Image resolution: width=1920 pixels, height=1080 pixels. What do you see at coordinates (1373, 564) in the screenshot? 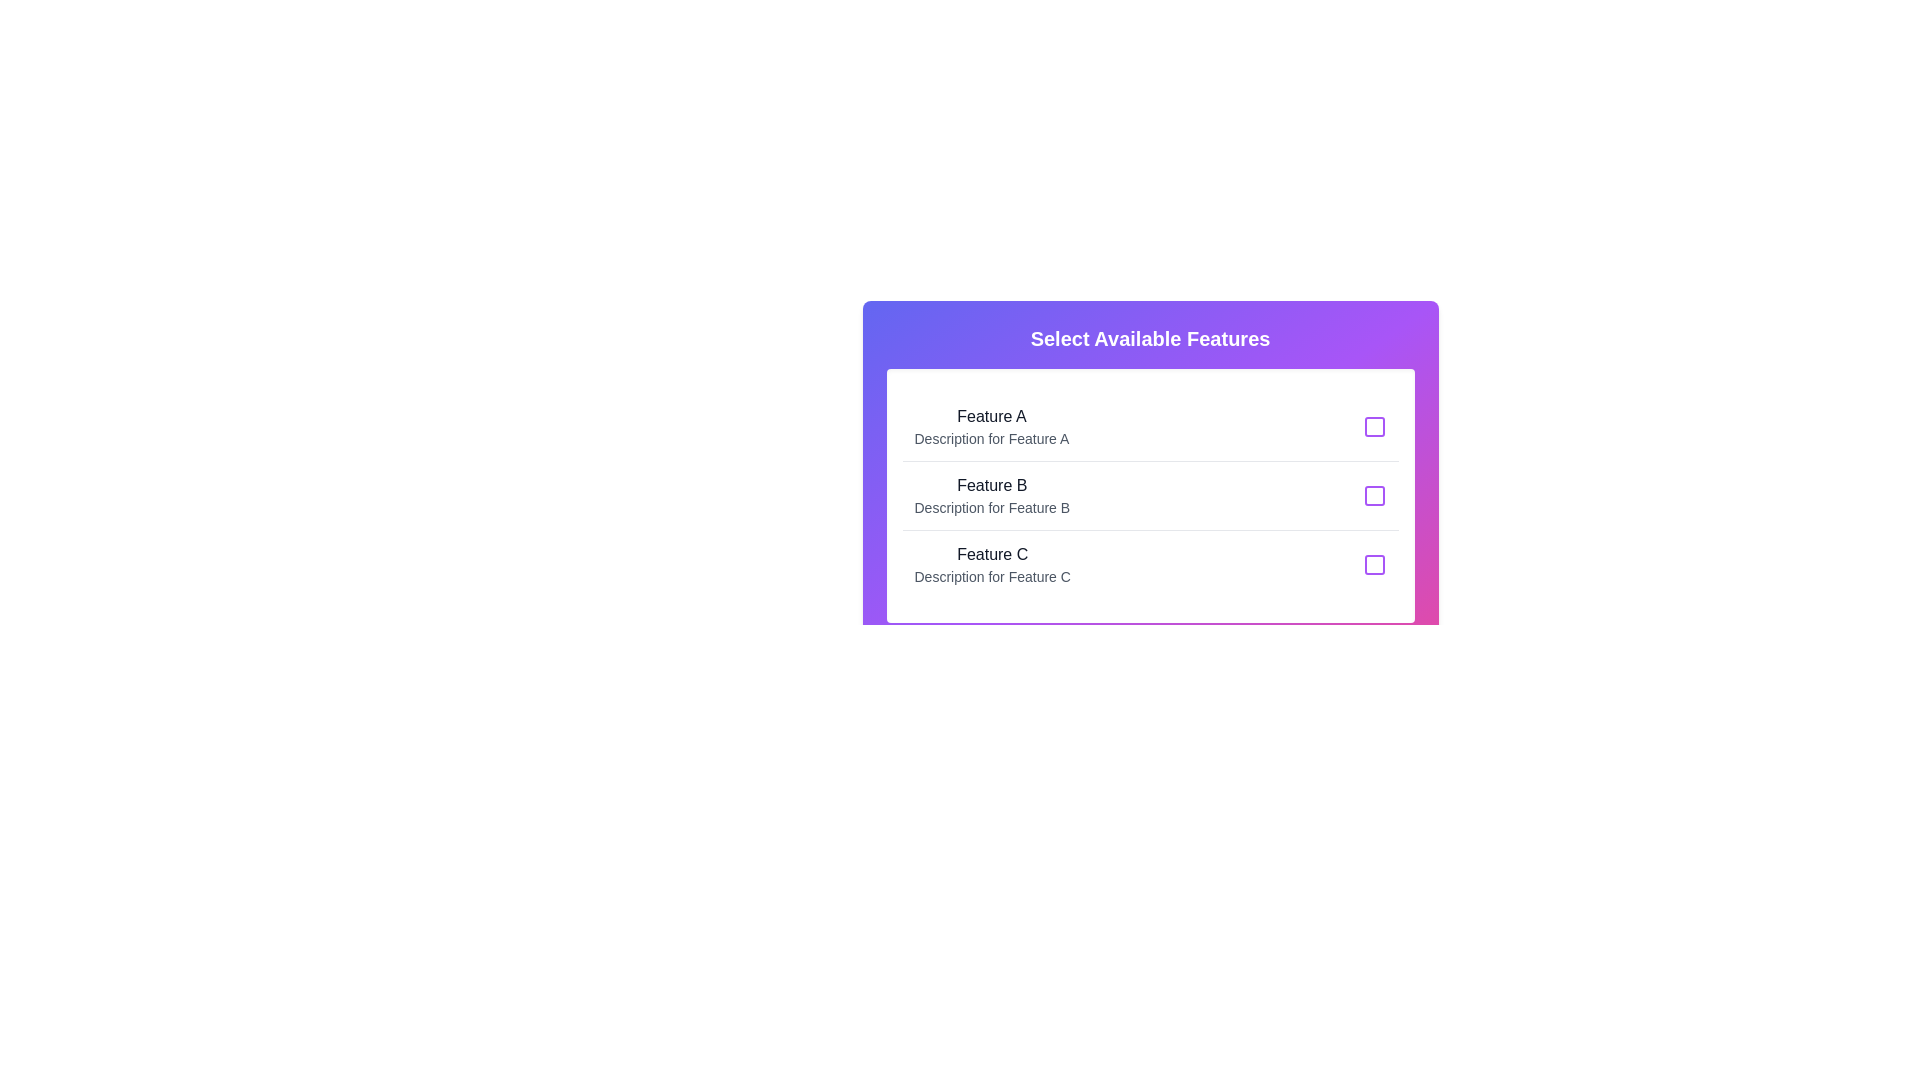
I see `the purple square outline checkbox located to the right of 'Feature C' in the third item of the list for additional styling` at bounding box center [1373, 564].